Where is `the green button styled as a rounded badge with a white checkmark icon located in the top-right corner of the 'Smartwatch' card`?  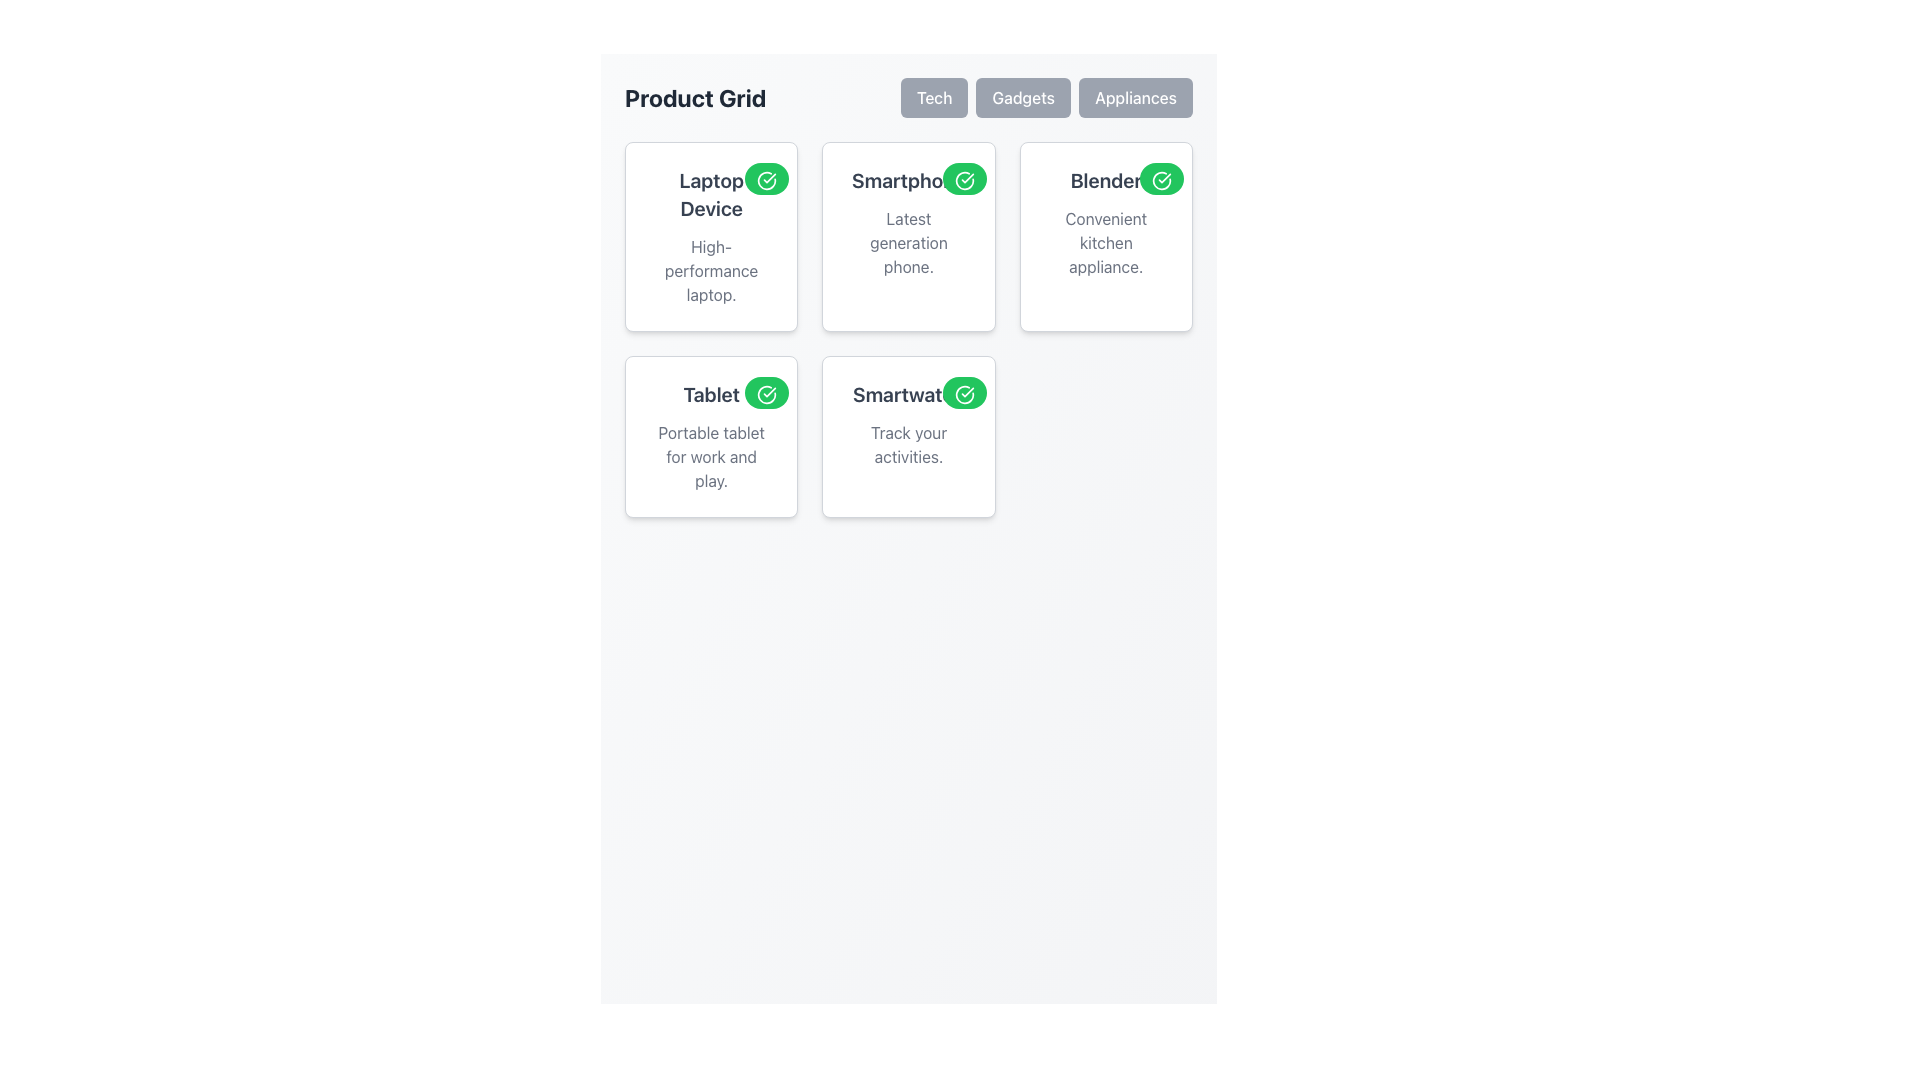 the green button styled as a rounded badge with a white checkmark icon located in the top-right corner of the 'Smartwatch' card is located at coordinates (964, 393).